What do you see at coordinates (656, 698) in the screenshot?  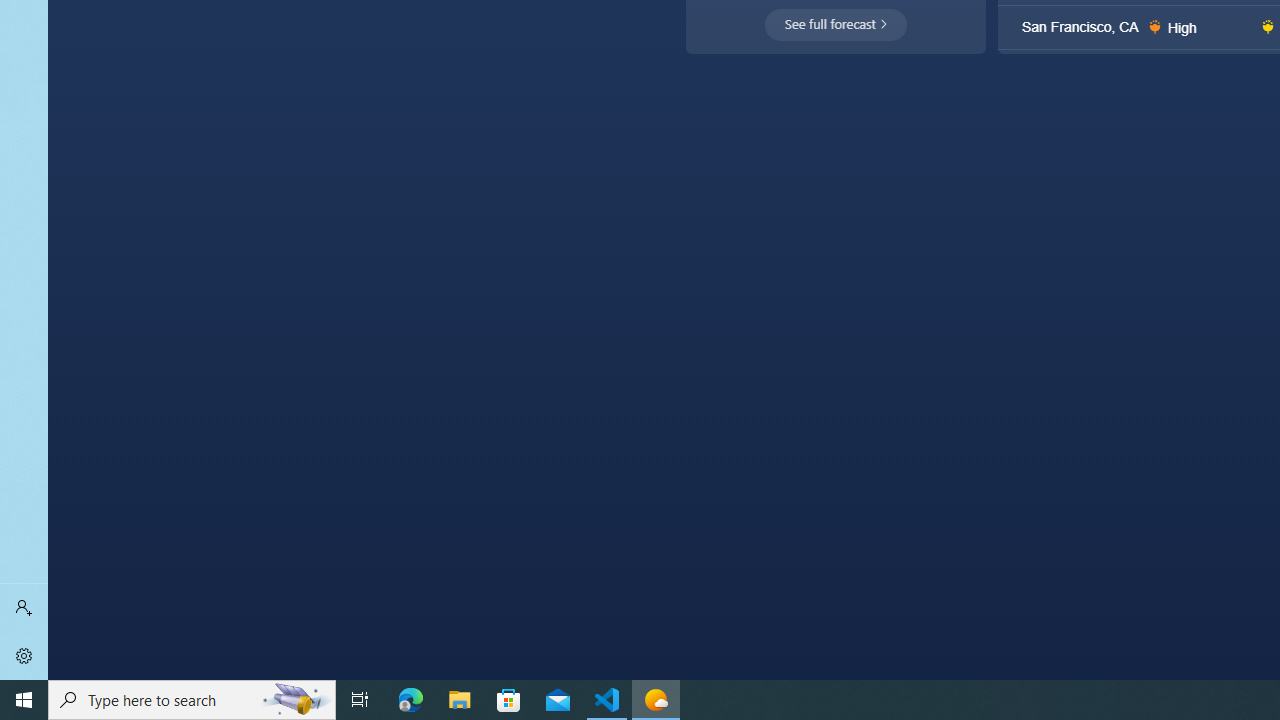 I see `'Weather - 1 running window'` at bounding box center [656, 698].